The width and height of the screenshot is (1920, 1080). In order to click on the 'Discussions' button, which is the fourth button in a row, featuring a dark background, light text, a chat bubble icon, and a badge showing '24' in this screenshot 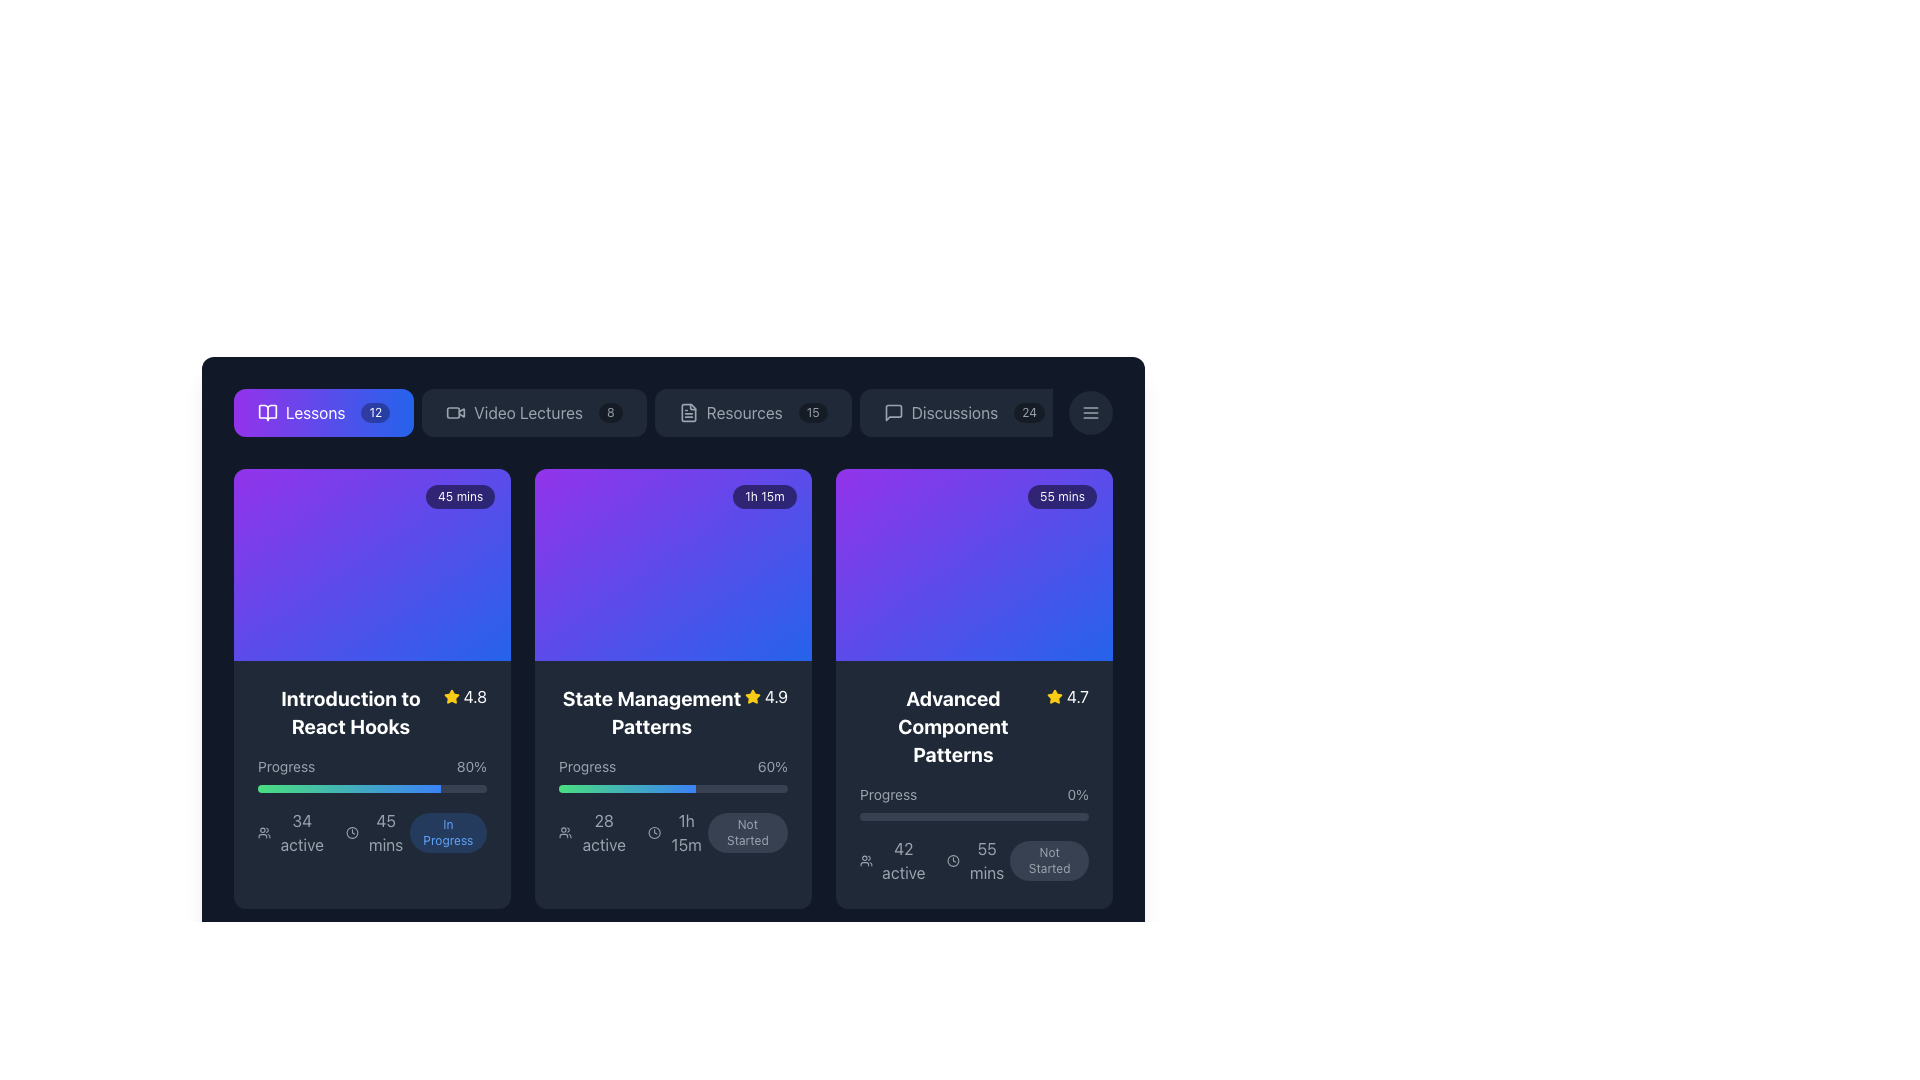, I will do `click(964, 411)`.